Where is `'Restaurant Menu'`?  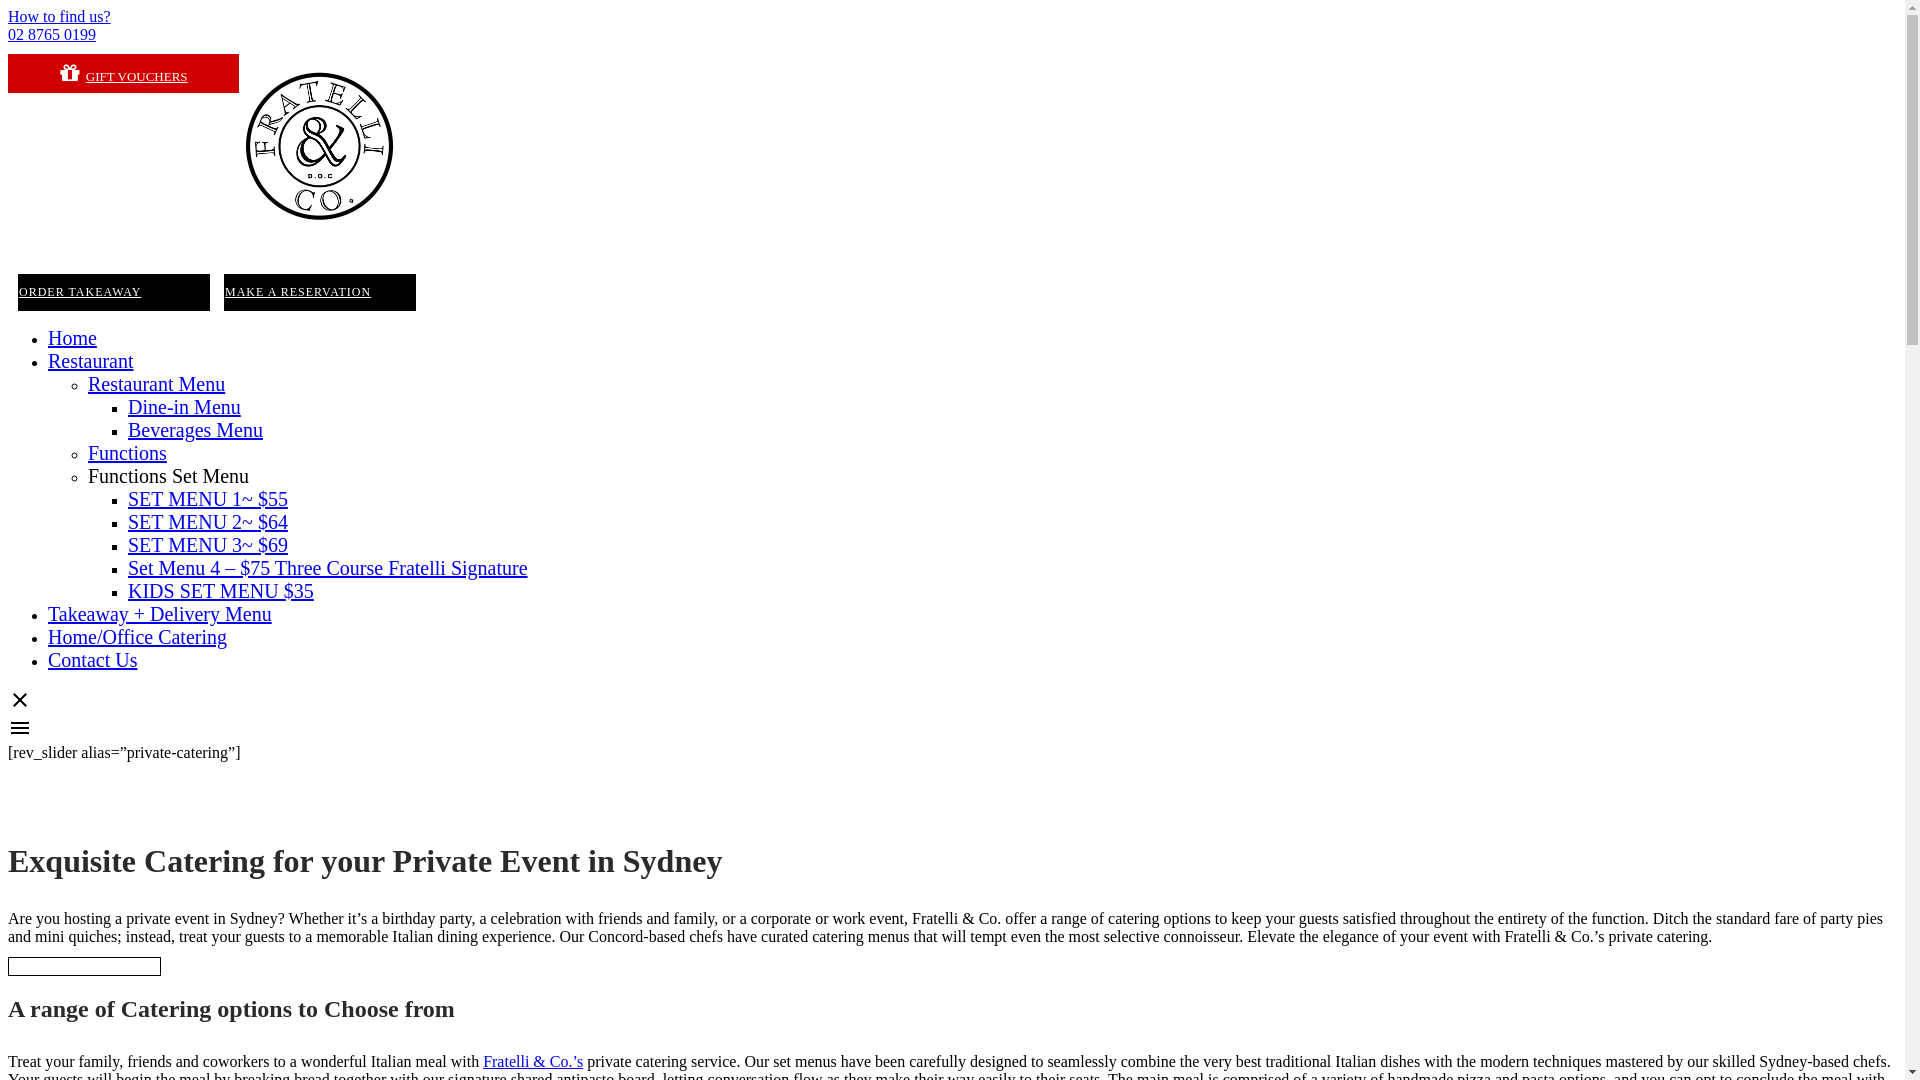
'Restaurant Menu' is located at coordinates (155, 384).